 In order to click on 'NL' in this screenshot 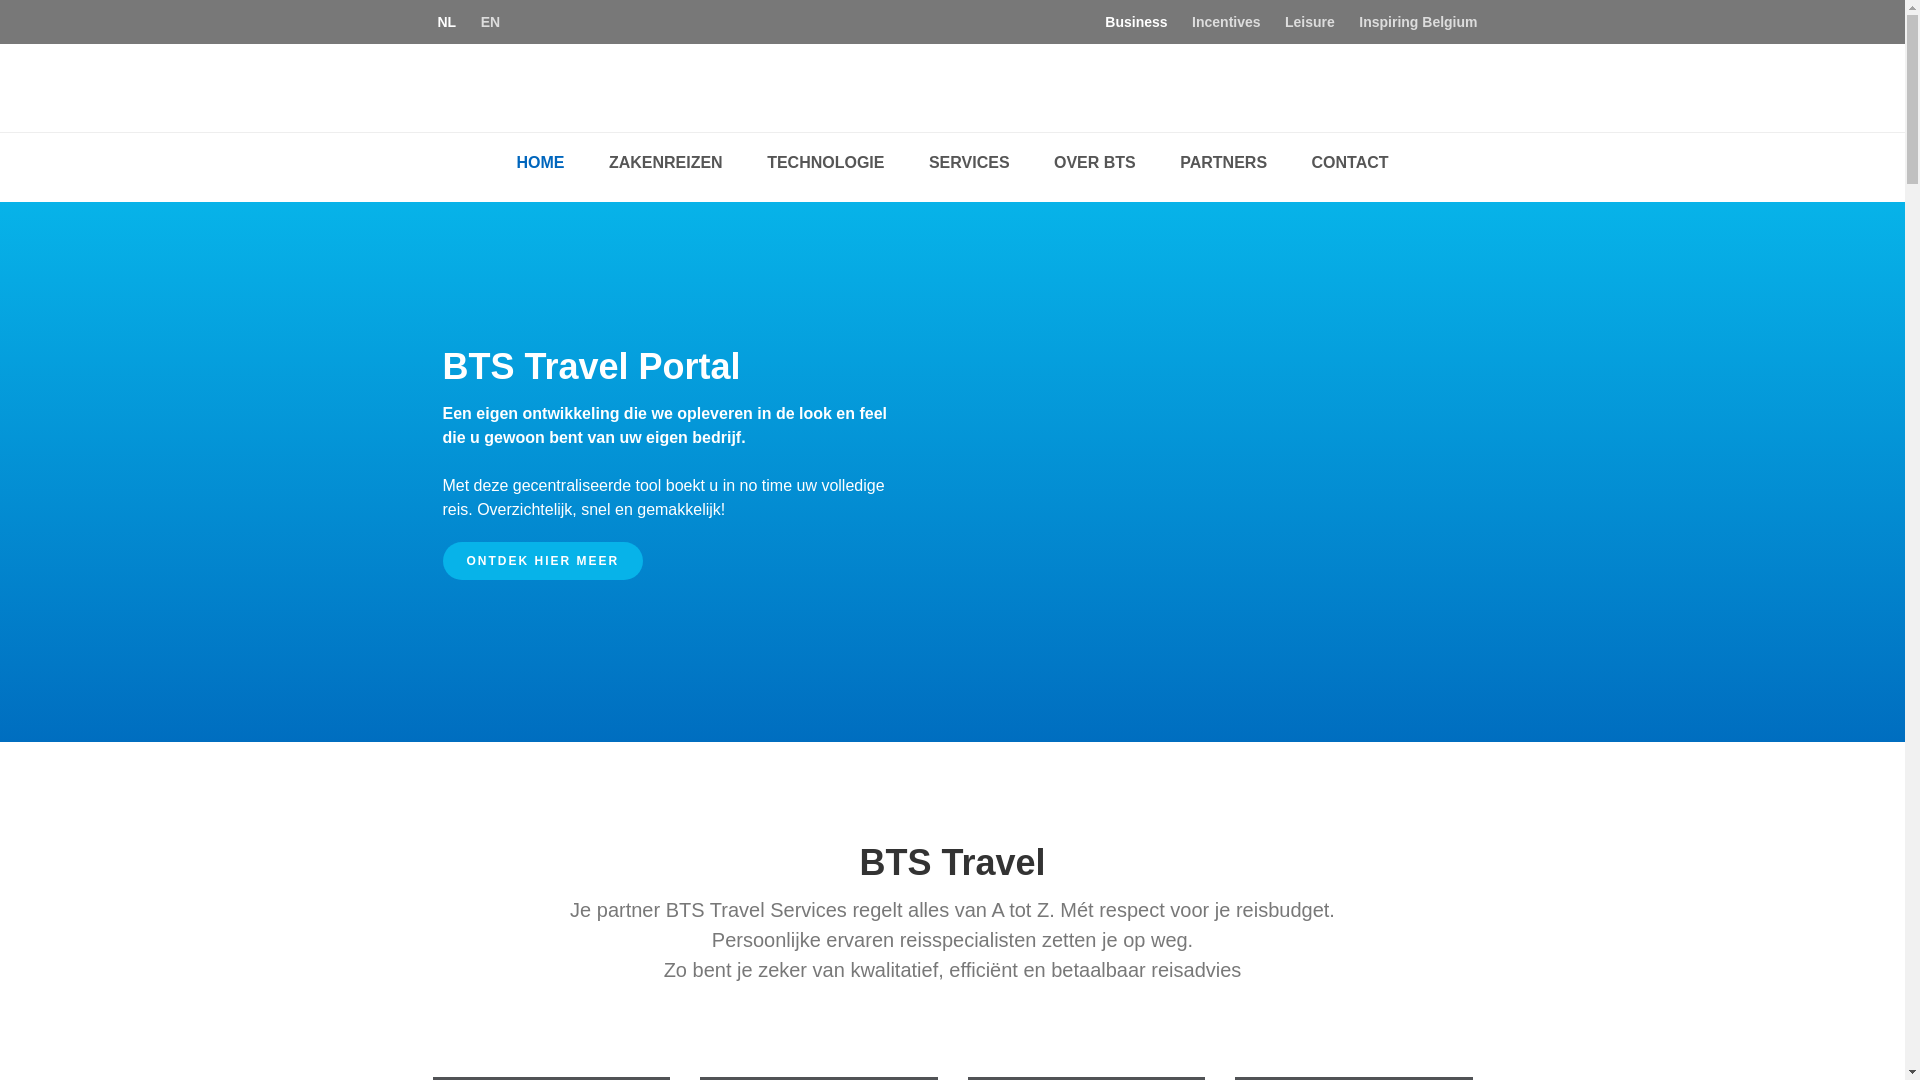, I will do `click(446, 22)`.